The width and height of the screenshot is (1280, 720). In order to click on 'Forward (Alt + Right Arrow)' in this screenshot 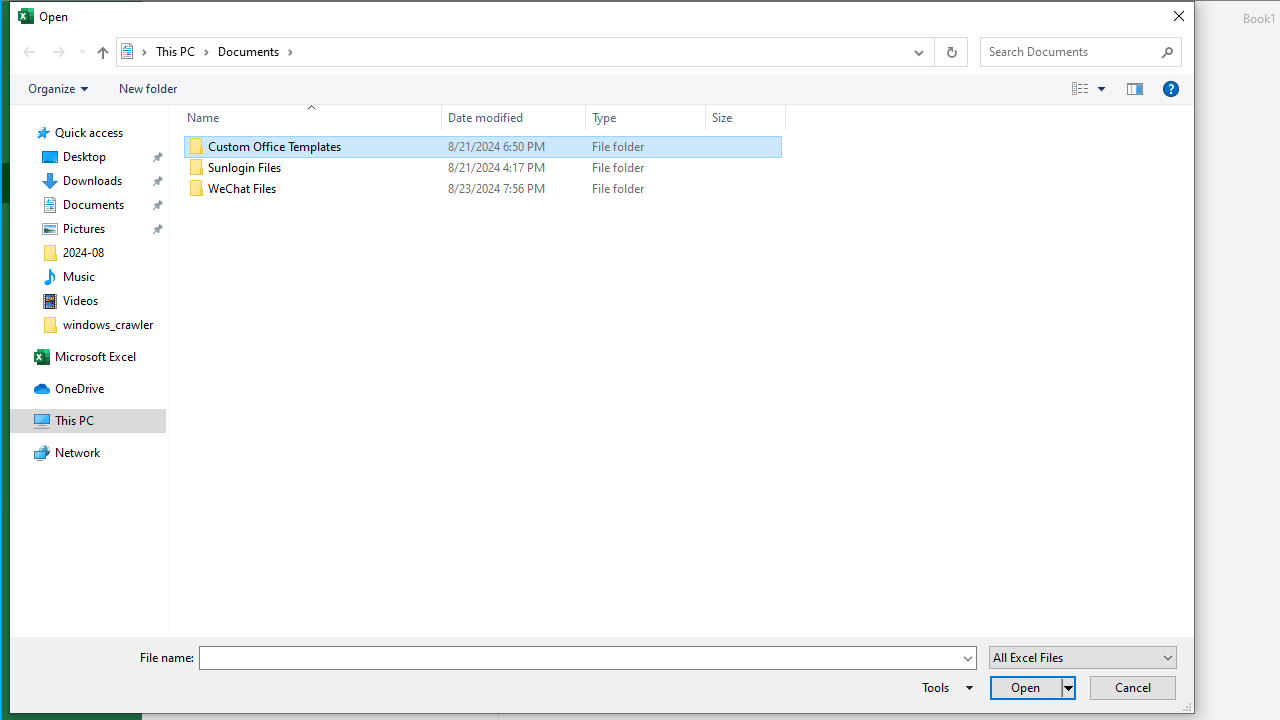, I will do `click(58, 50)`.